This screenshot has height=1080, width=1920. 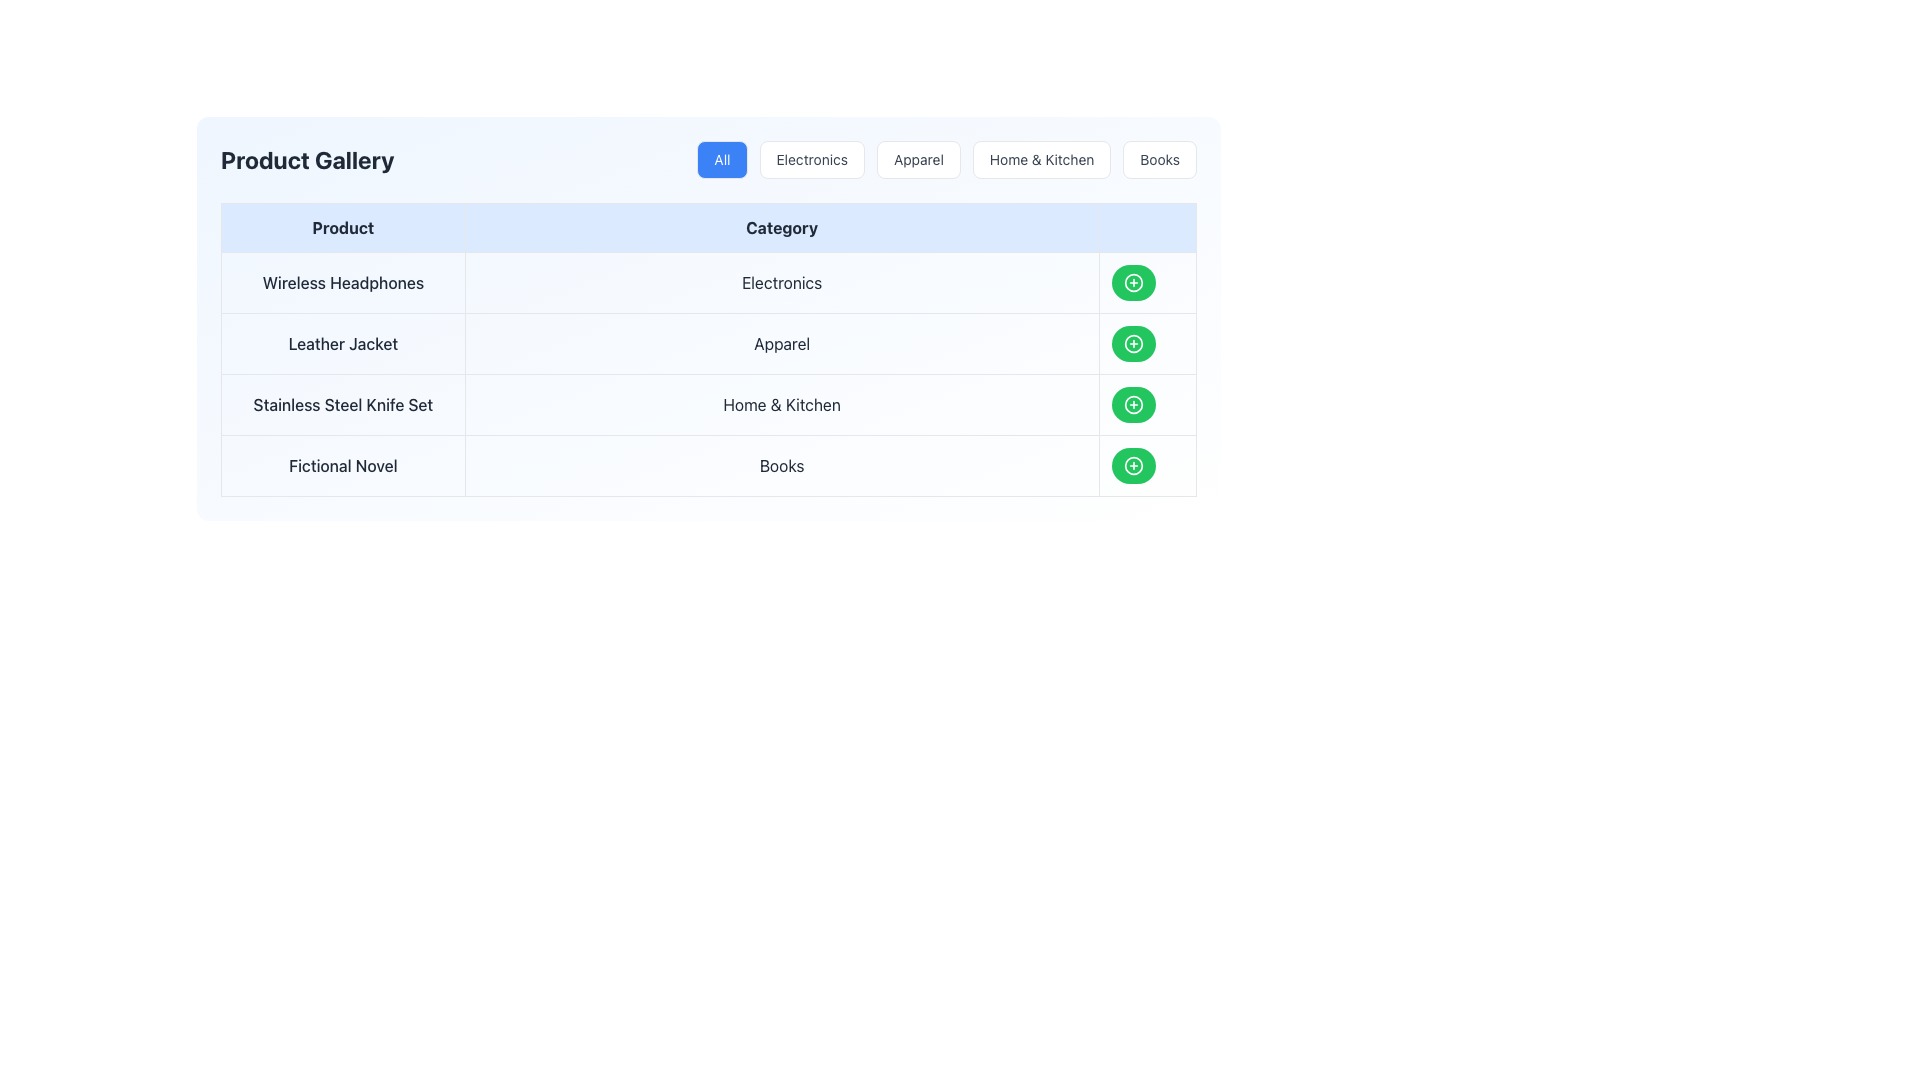 I want to click on the third button in the 'Leather Jacket' row of the 'Category' column, so click(x=1147, y=342).